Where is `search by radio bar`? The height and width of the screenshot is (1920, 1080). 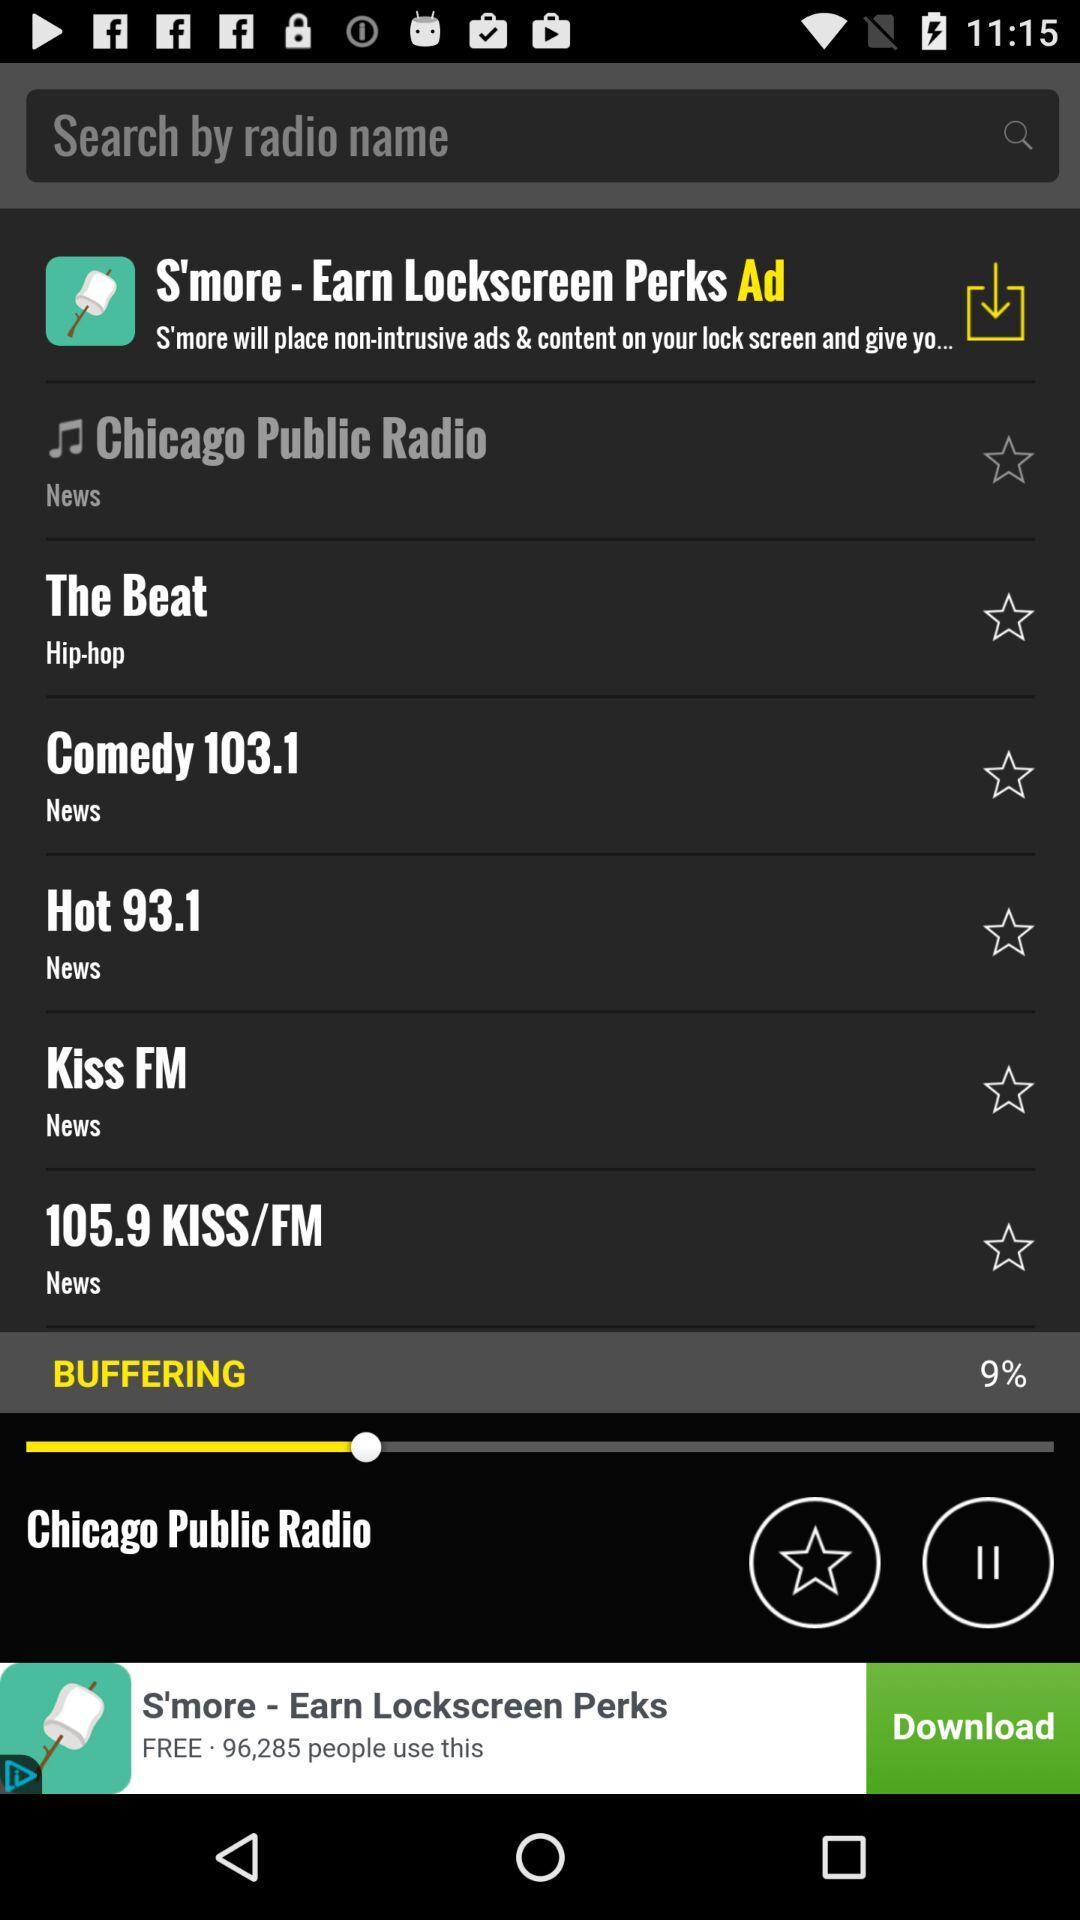
search by radio bar is located at coordinates (542, 134).